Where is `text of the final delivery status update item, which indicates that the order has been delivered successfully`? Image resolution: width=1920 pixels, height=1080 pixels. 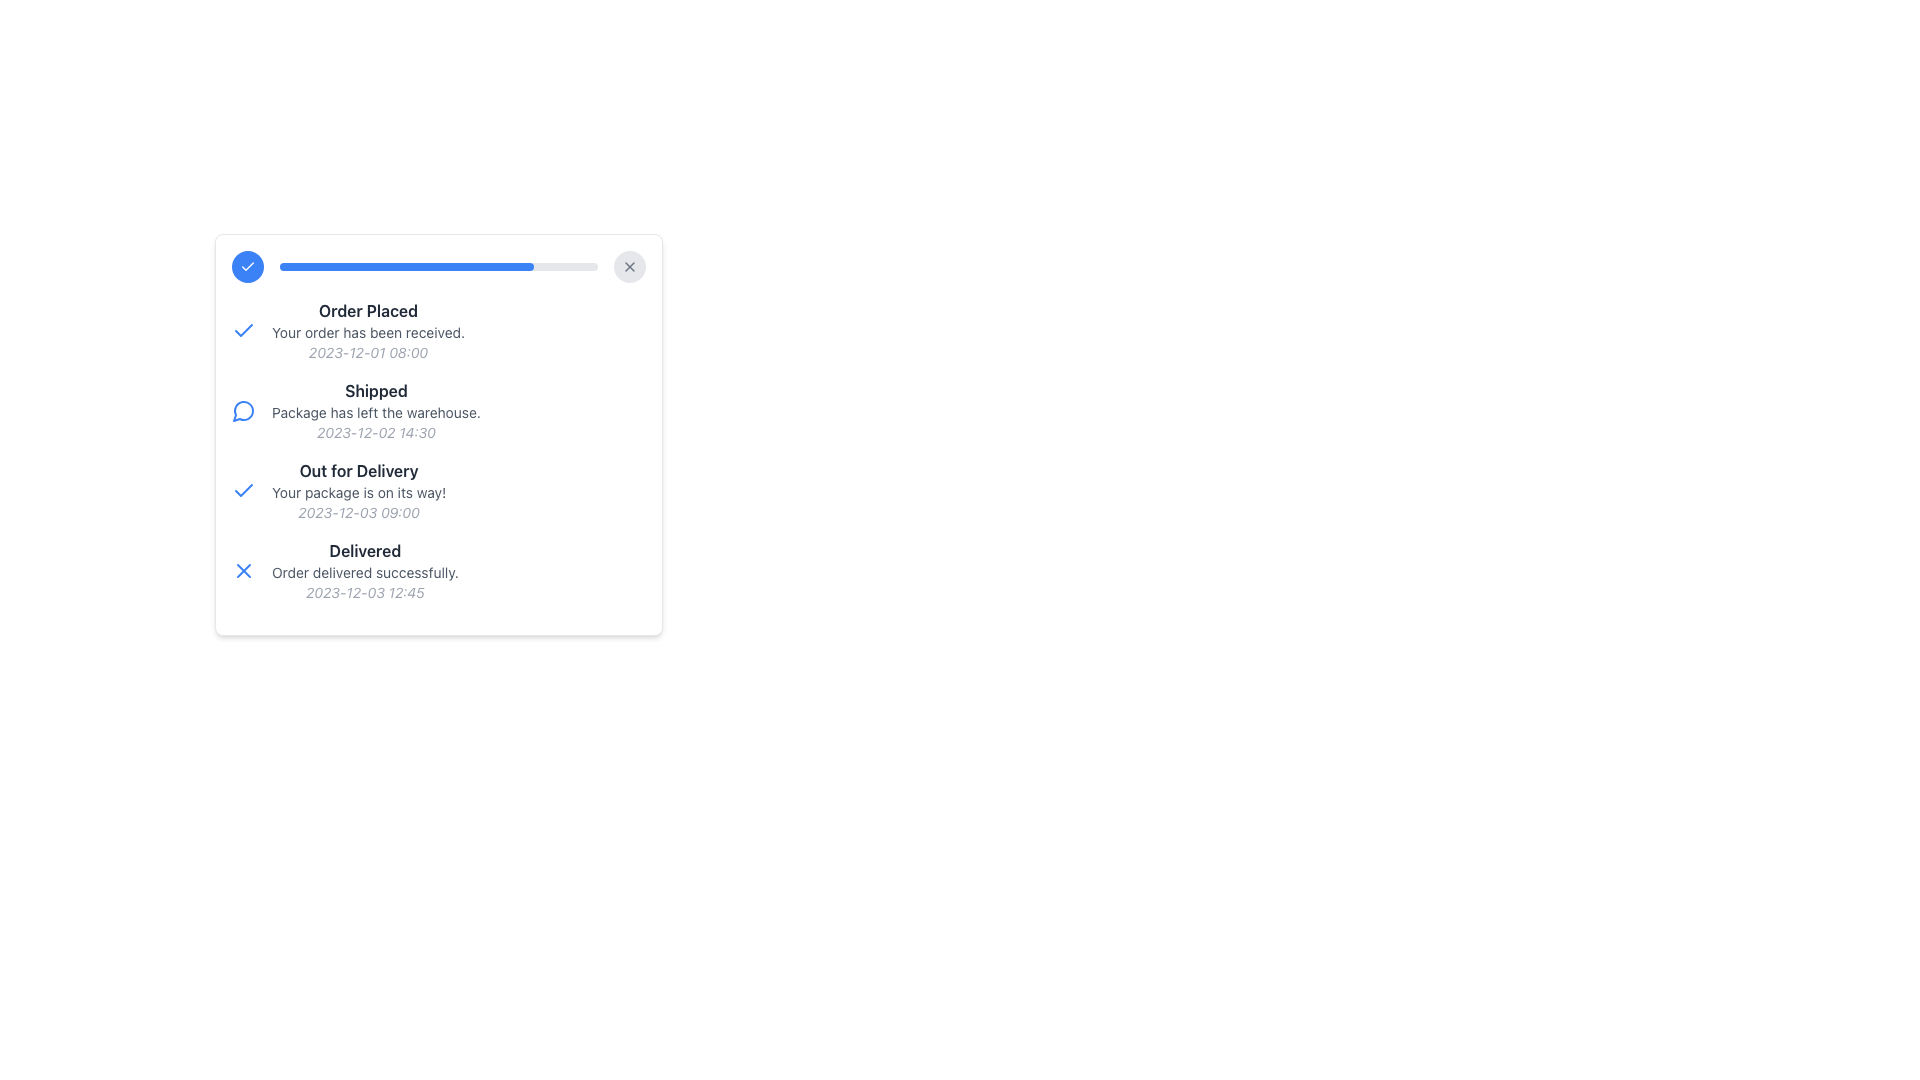
text of the final delivery status update item, which indicates that the order has been delivered successfully is located at coordinates (437, 570).